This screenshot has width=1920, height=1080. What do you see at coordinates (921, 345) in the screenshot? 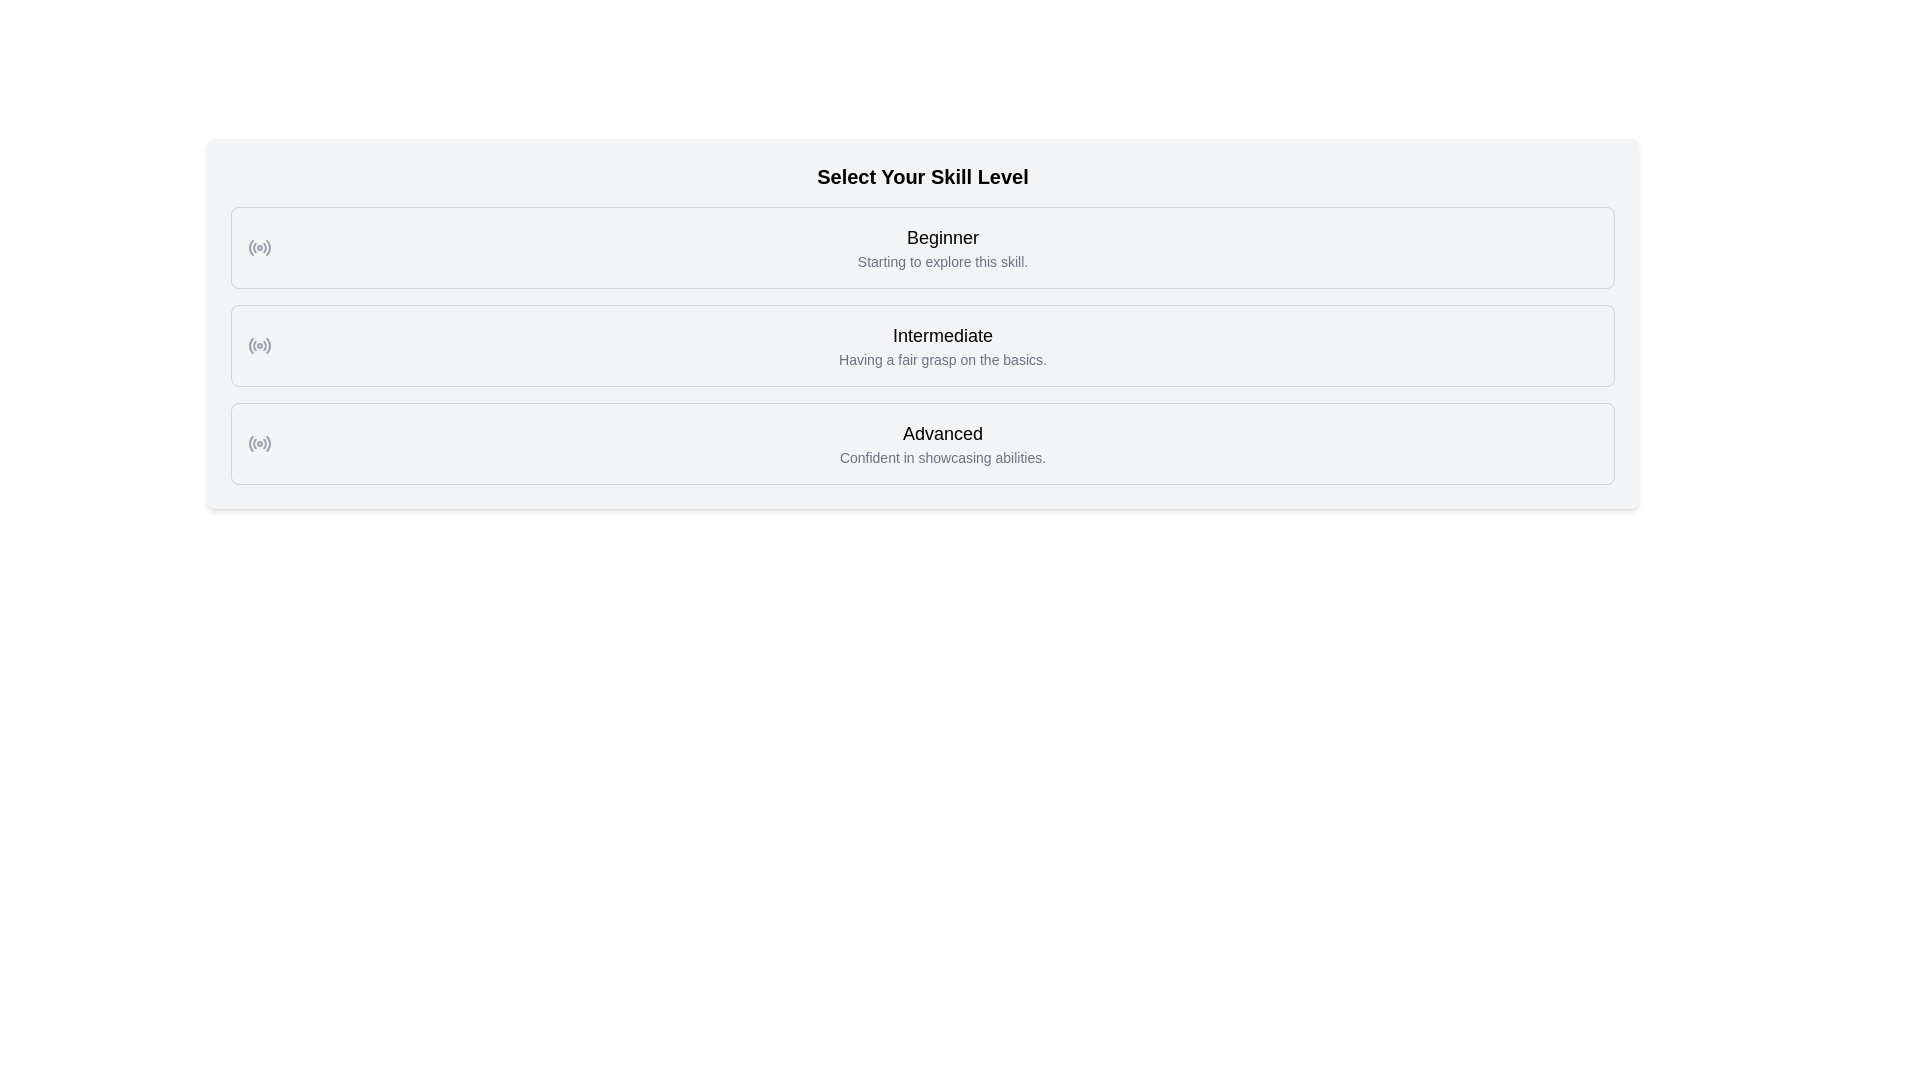
I see `the 'Intermediate' option selector box, which contains bold text reading 'Intermediate' and is located between the 'Beginner' and 'Advanced' options` at bounding box center [921, 345].